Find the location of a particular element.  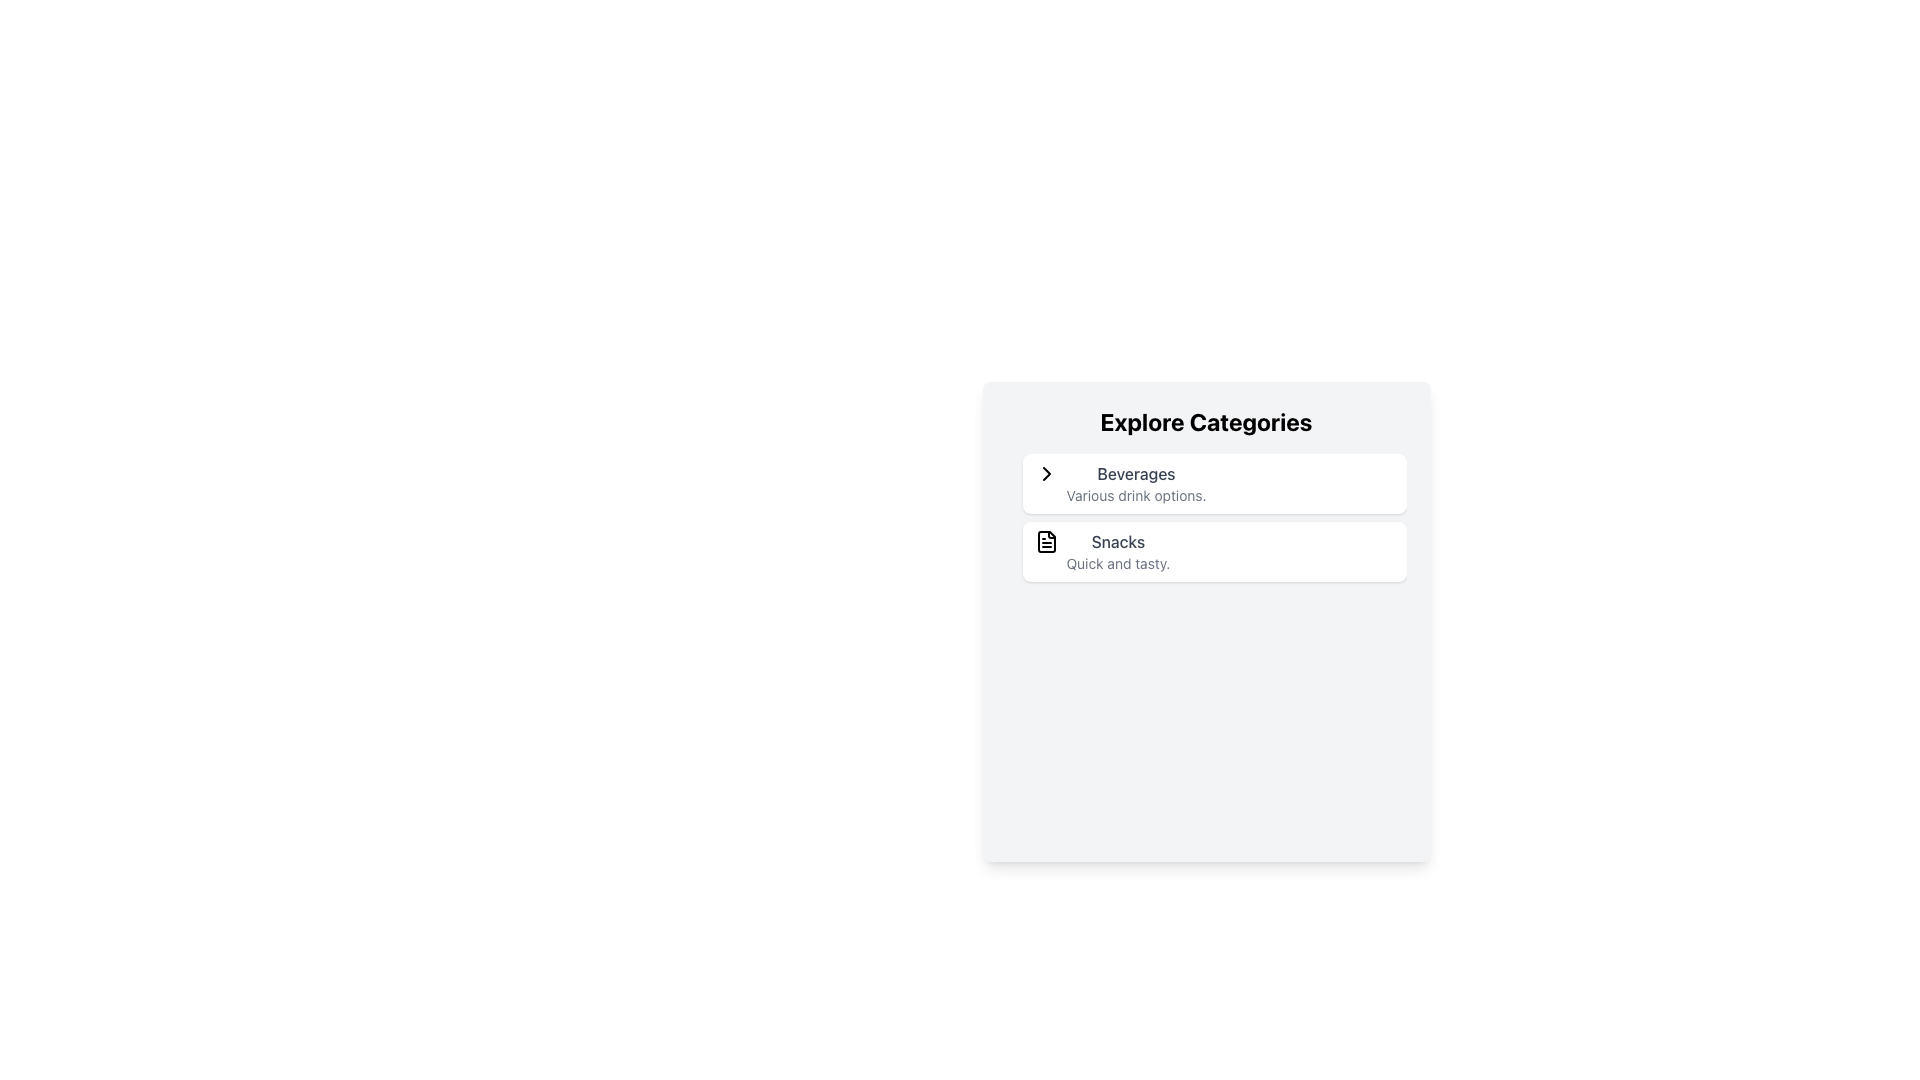

the right-pointing chevron icon located next to the text 'Beverages' in the top item of the list under 'Explore Categories' is located at coordinates (1045, 474).